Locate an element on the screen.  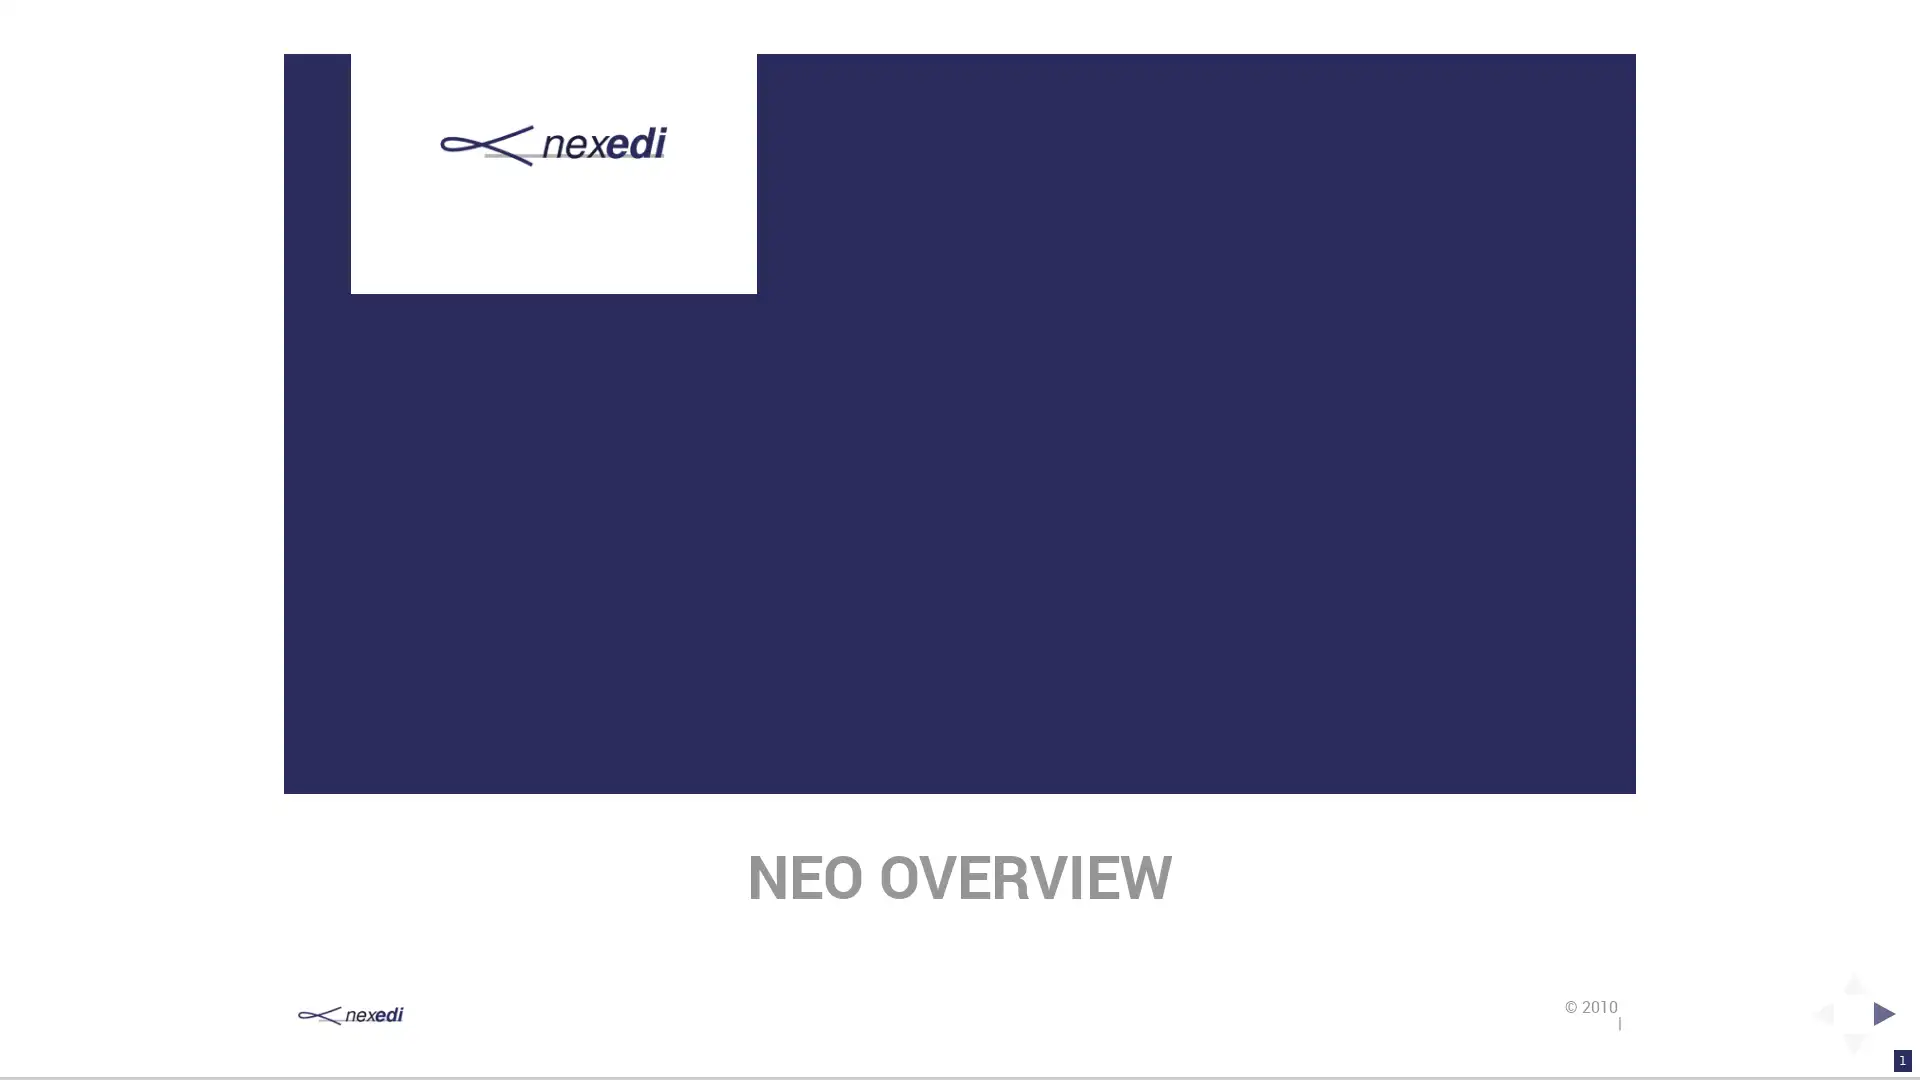
above slide is located at coordinates (1852, 975).